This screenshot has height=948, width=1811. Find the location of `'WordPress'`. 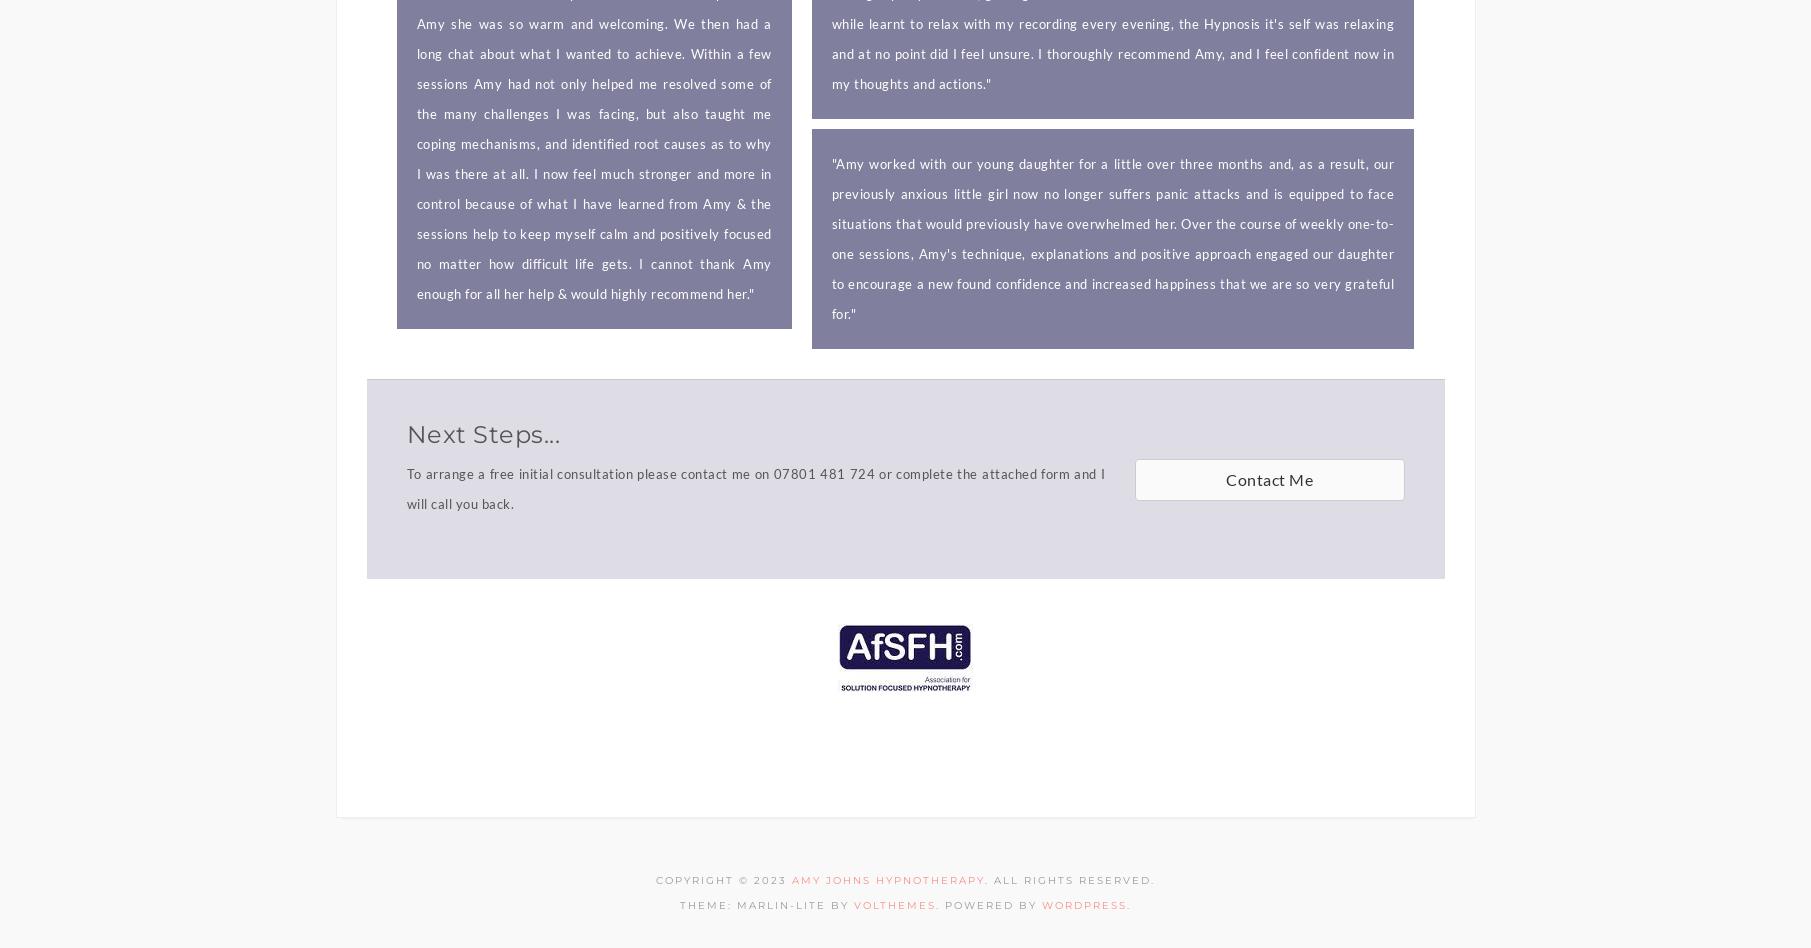

'WordPress' is located at coordinates (1084, 904).